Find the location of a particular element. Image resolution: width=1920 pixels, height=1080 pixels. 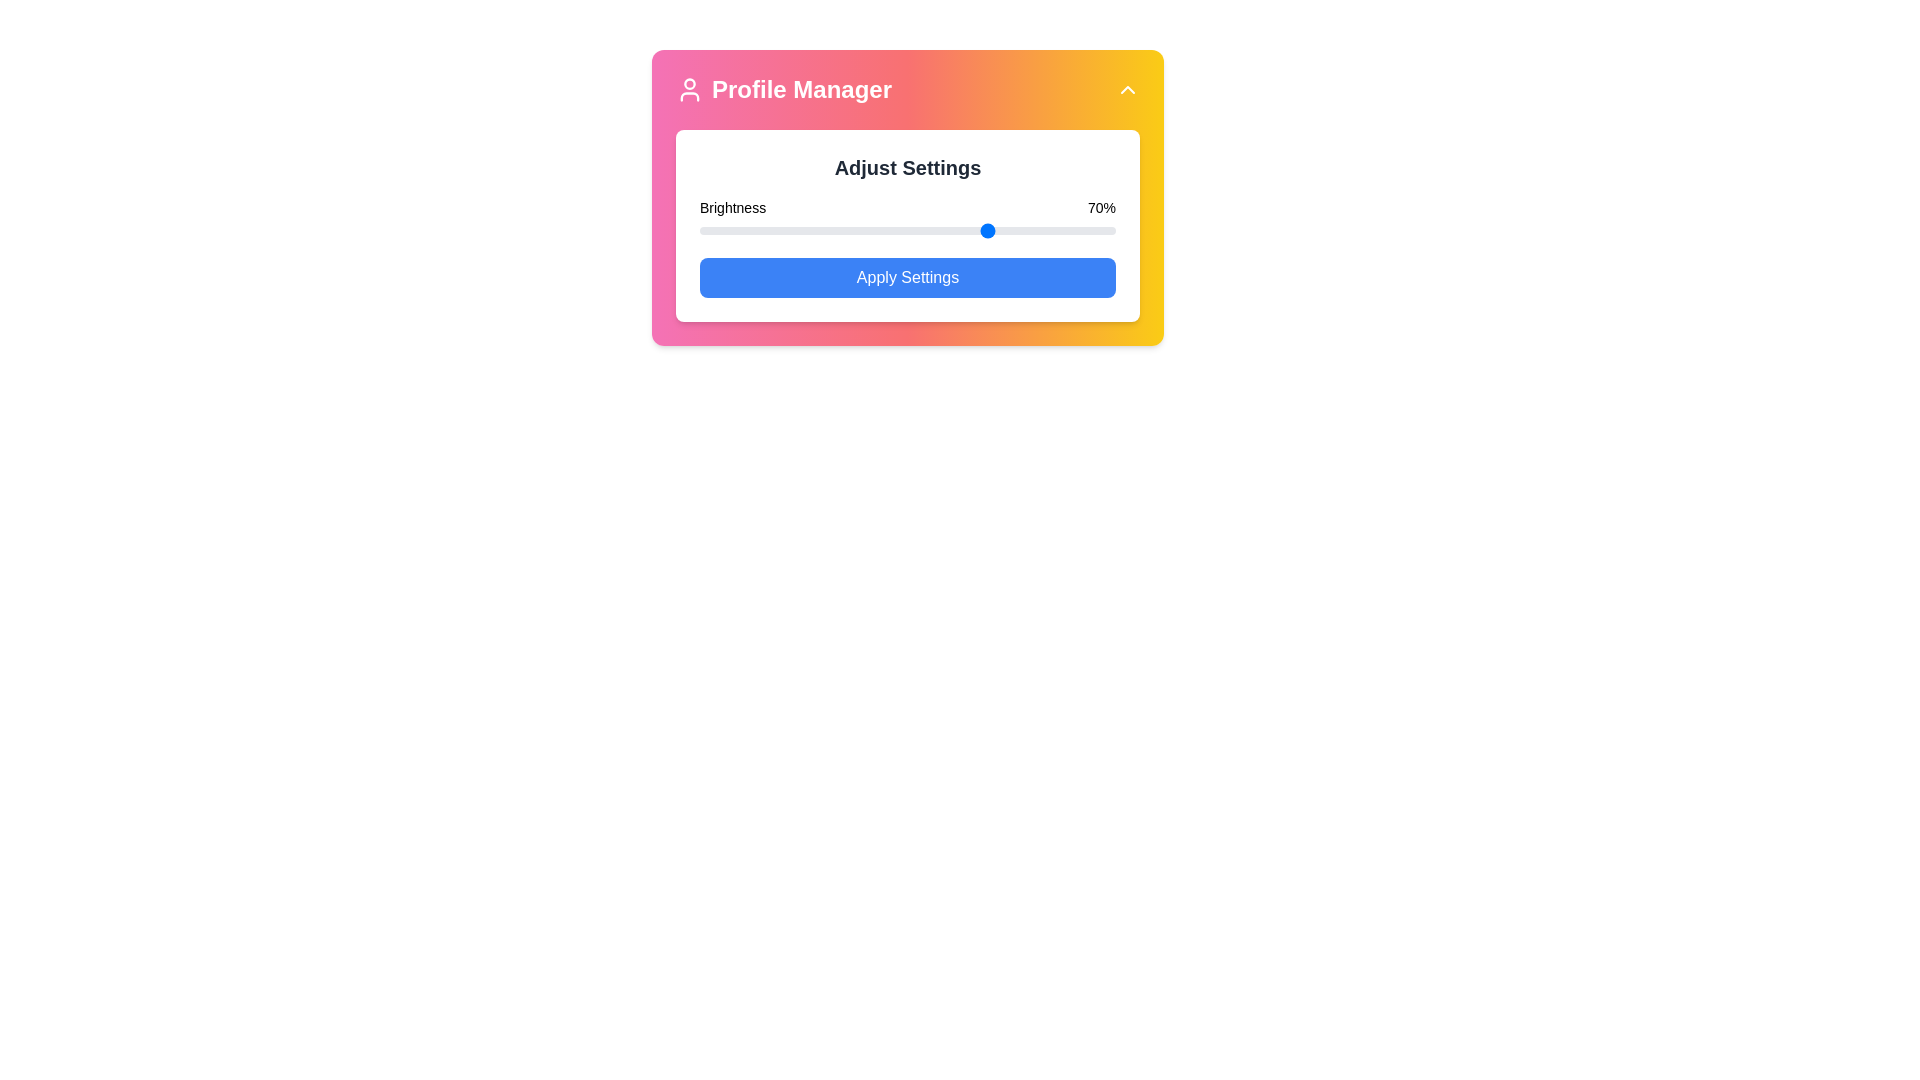

the user profile icon located at the top-left corner of the Profile Manager section for accessibility purposes is located at coordinates (690, 88).